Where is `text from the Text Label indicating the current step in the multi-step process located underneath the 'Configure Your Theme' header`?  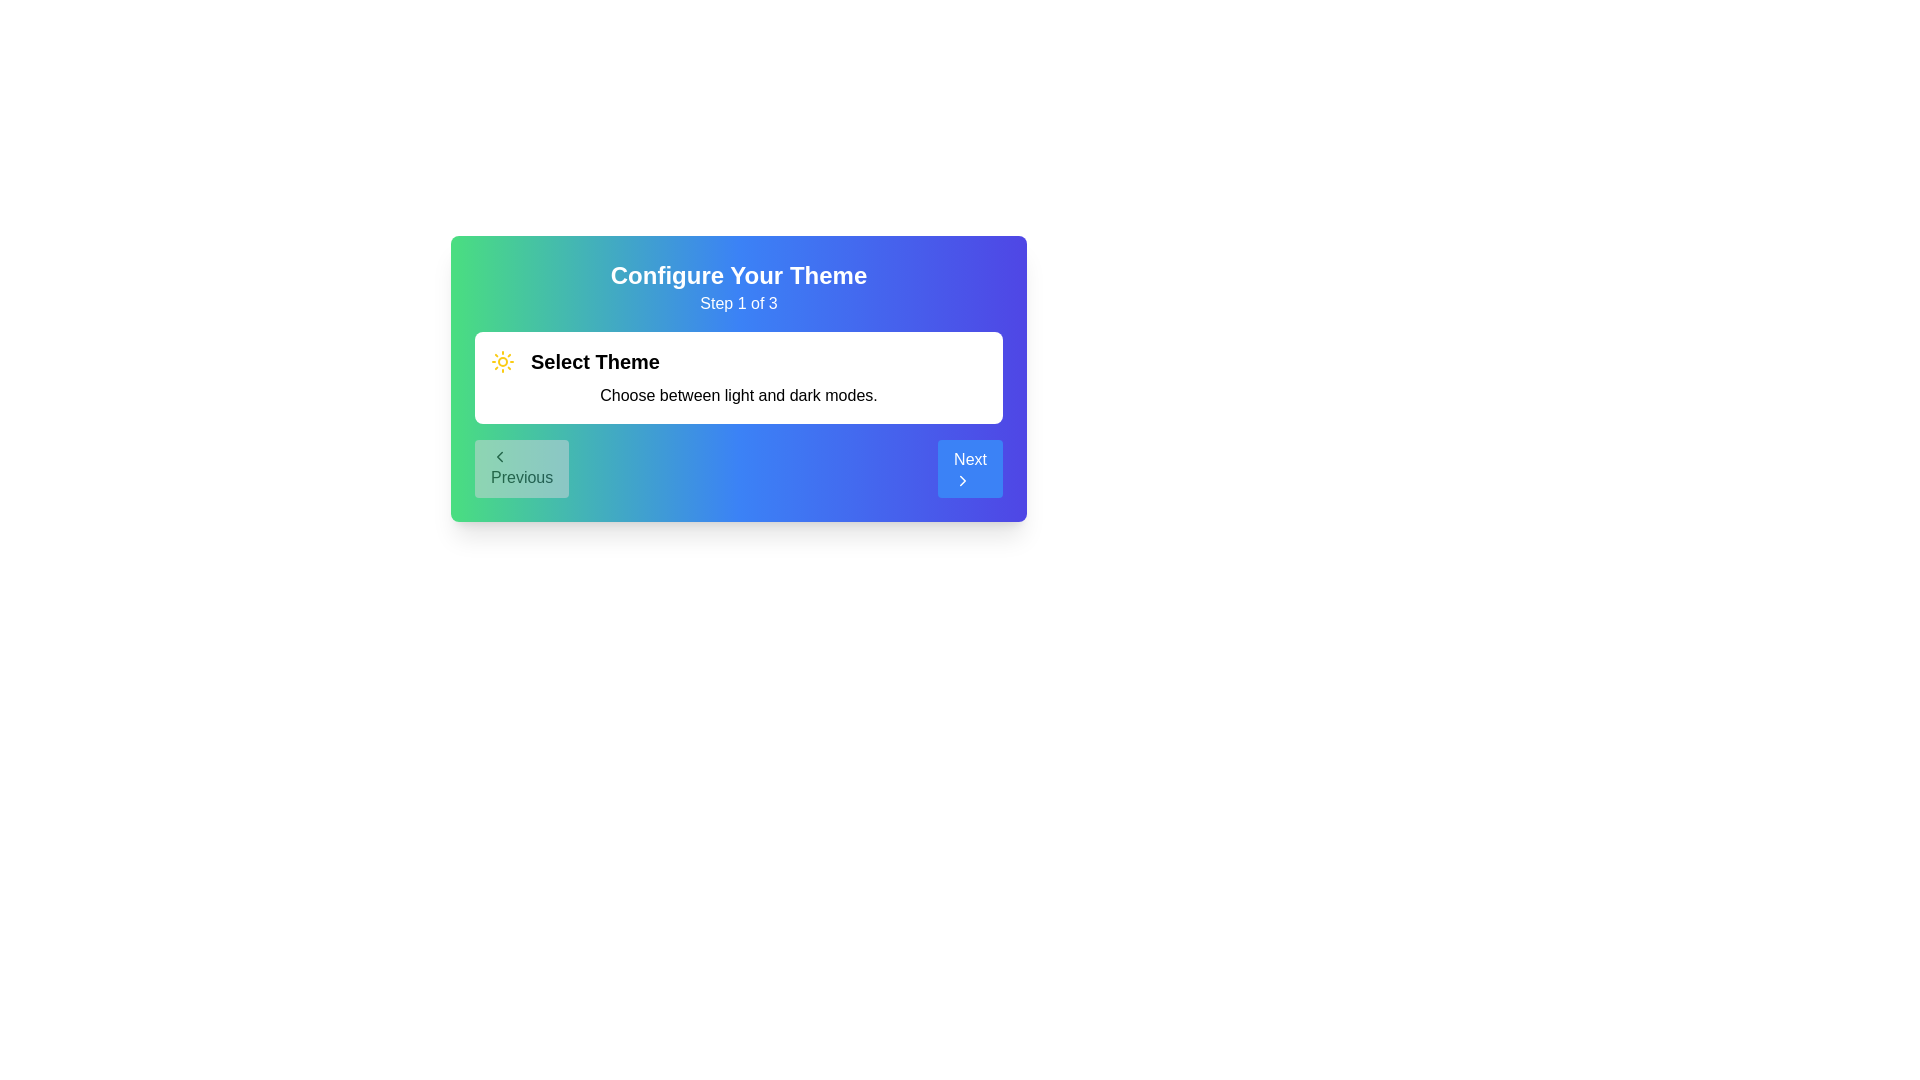
text from the Text Label indicating the current step in the multi-step process located underneath the 'Configure Your Theme' header is located at coordinates (738, 304).